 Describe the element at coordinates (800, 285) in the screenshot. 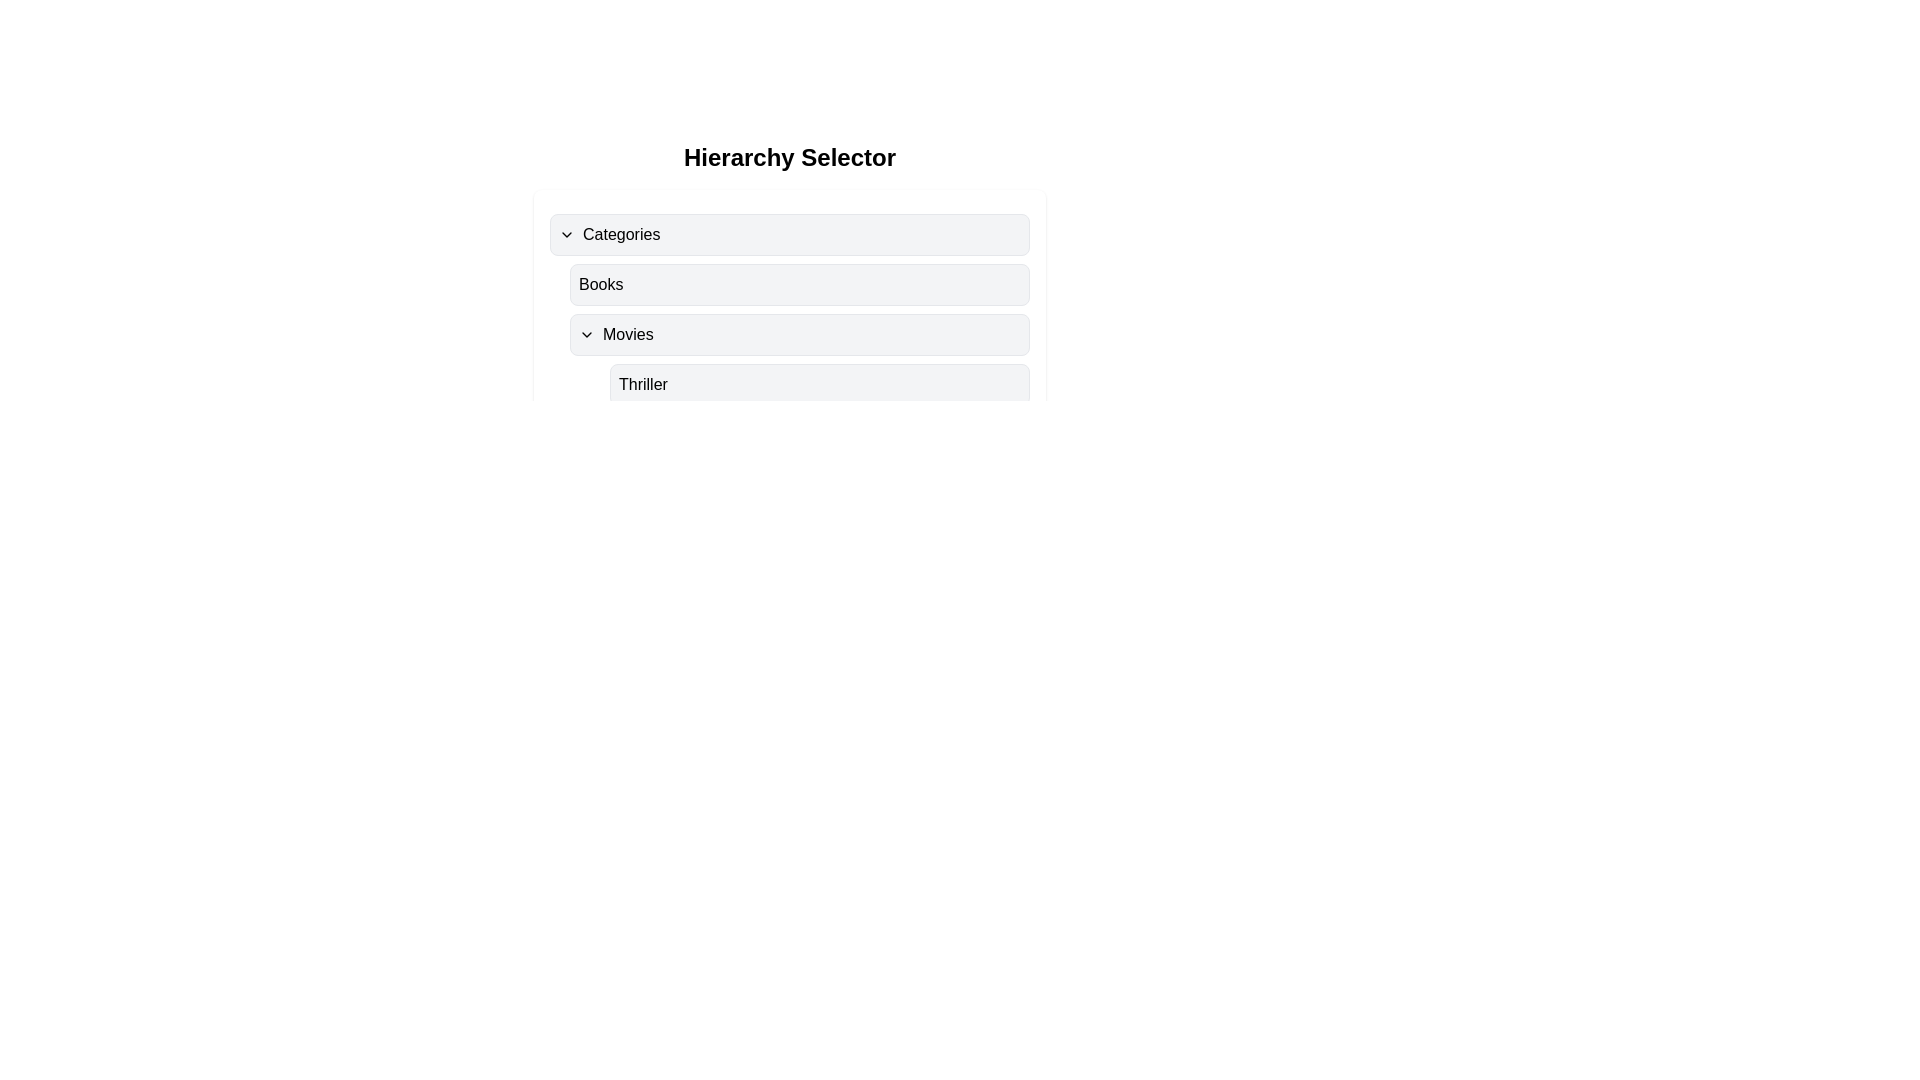

I see `the 'Books' button-like UI component, which is the second item in the vertical hierarchy selector, styled with a light gray background and rounded corners` at that location.